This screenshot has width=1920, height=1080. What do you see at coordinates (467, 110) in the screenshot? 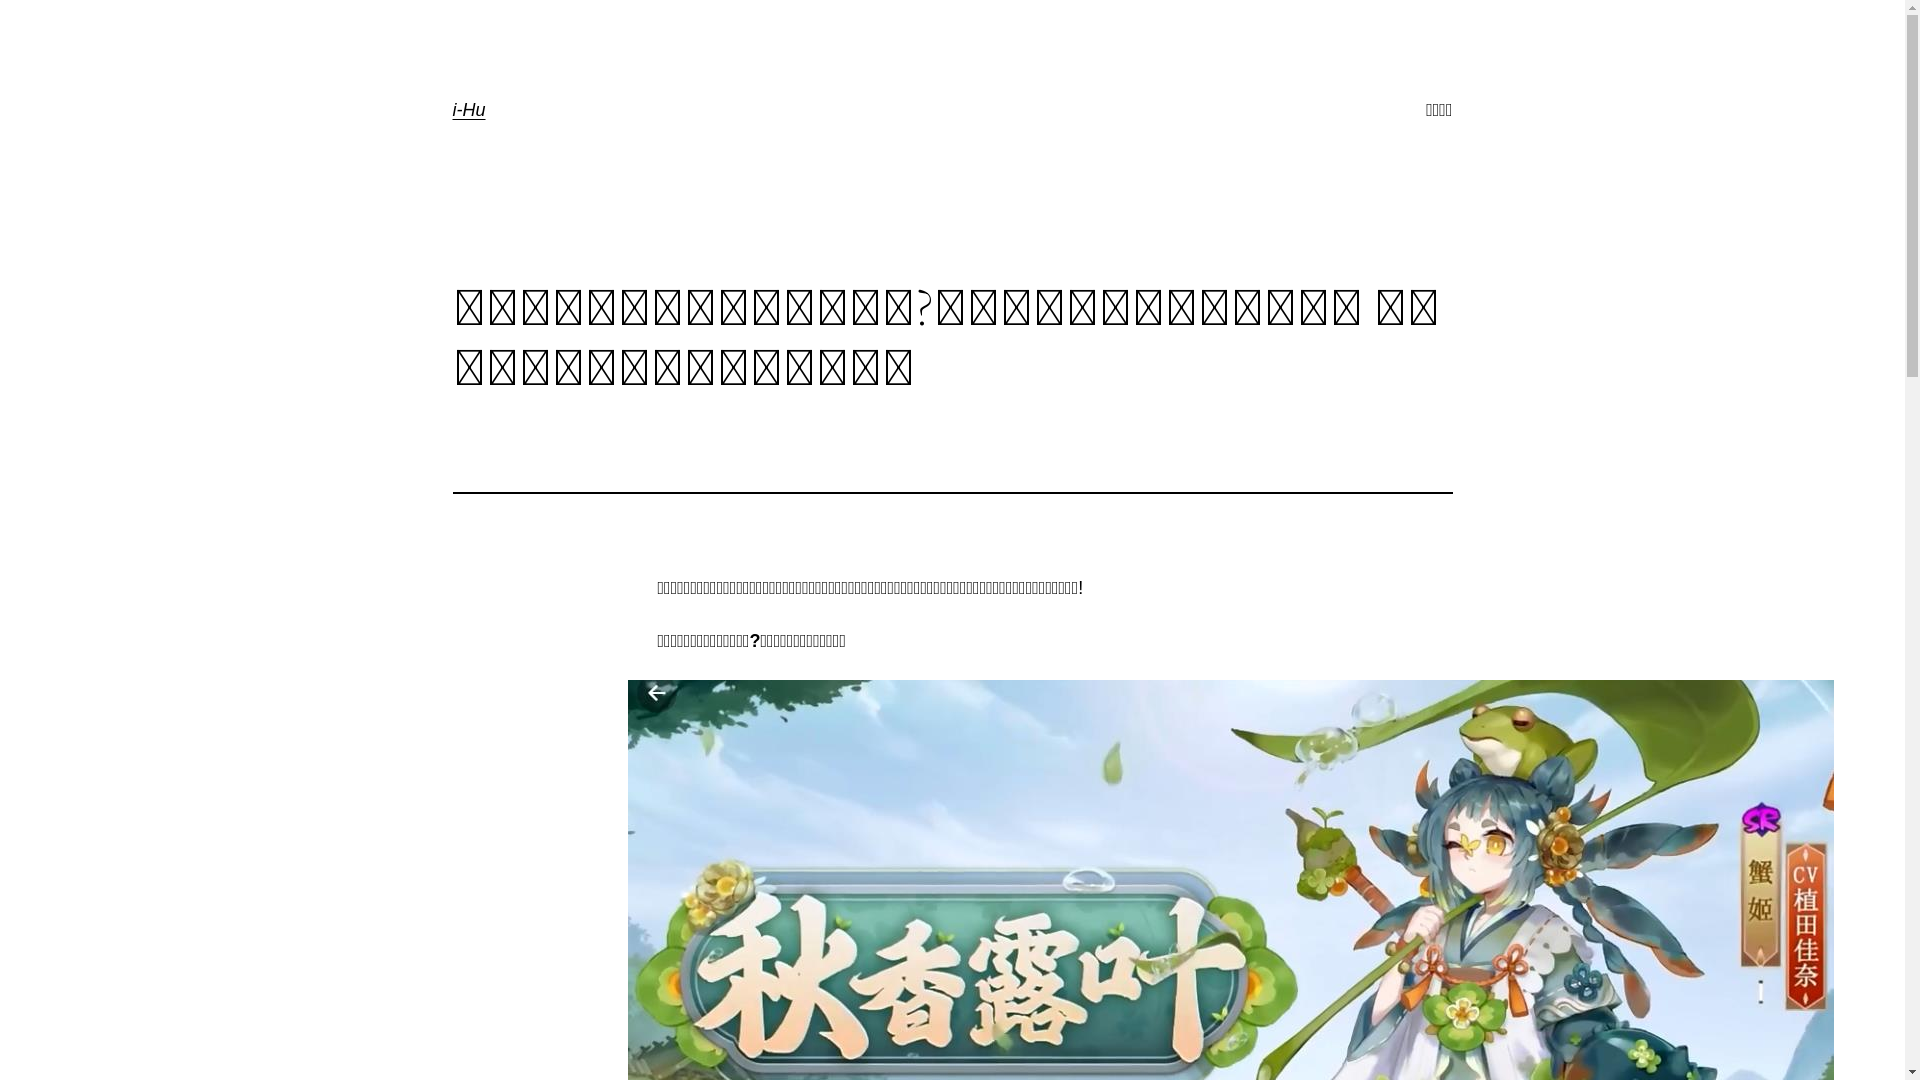
I see `'i-Hu'` at bounding box center [467, 110].